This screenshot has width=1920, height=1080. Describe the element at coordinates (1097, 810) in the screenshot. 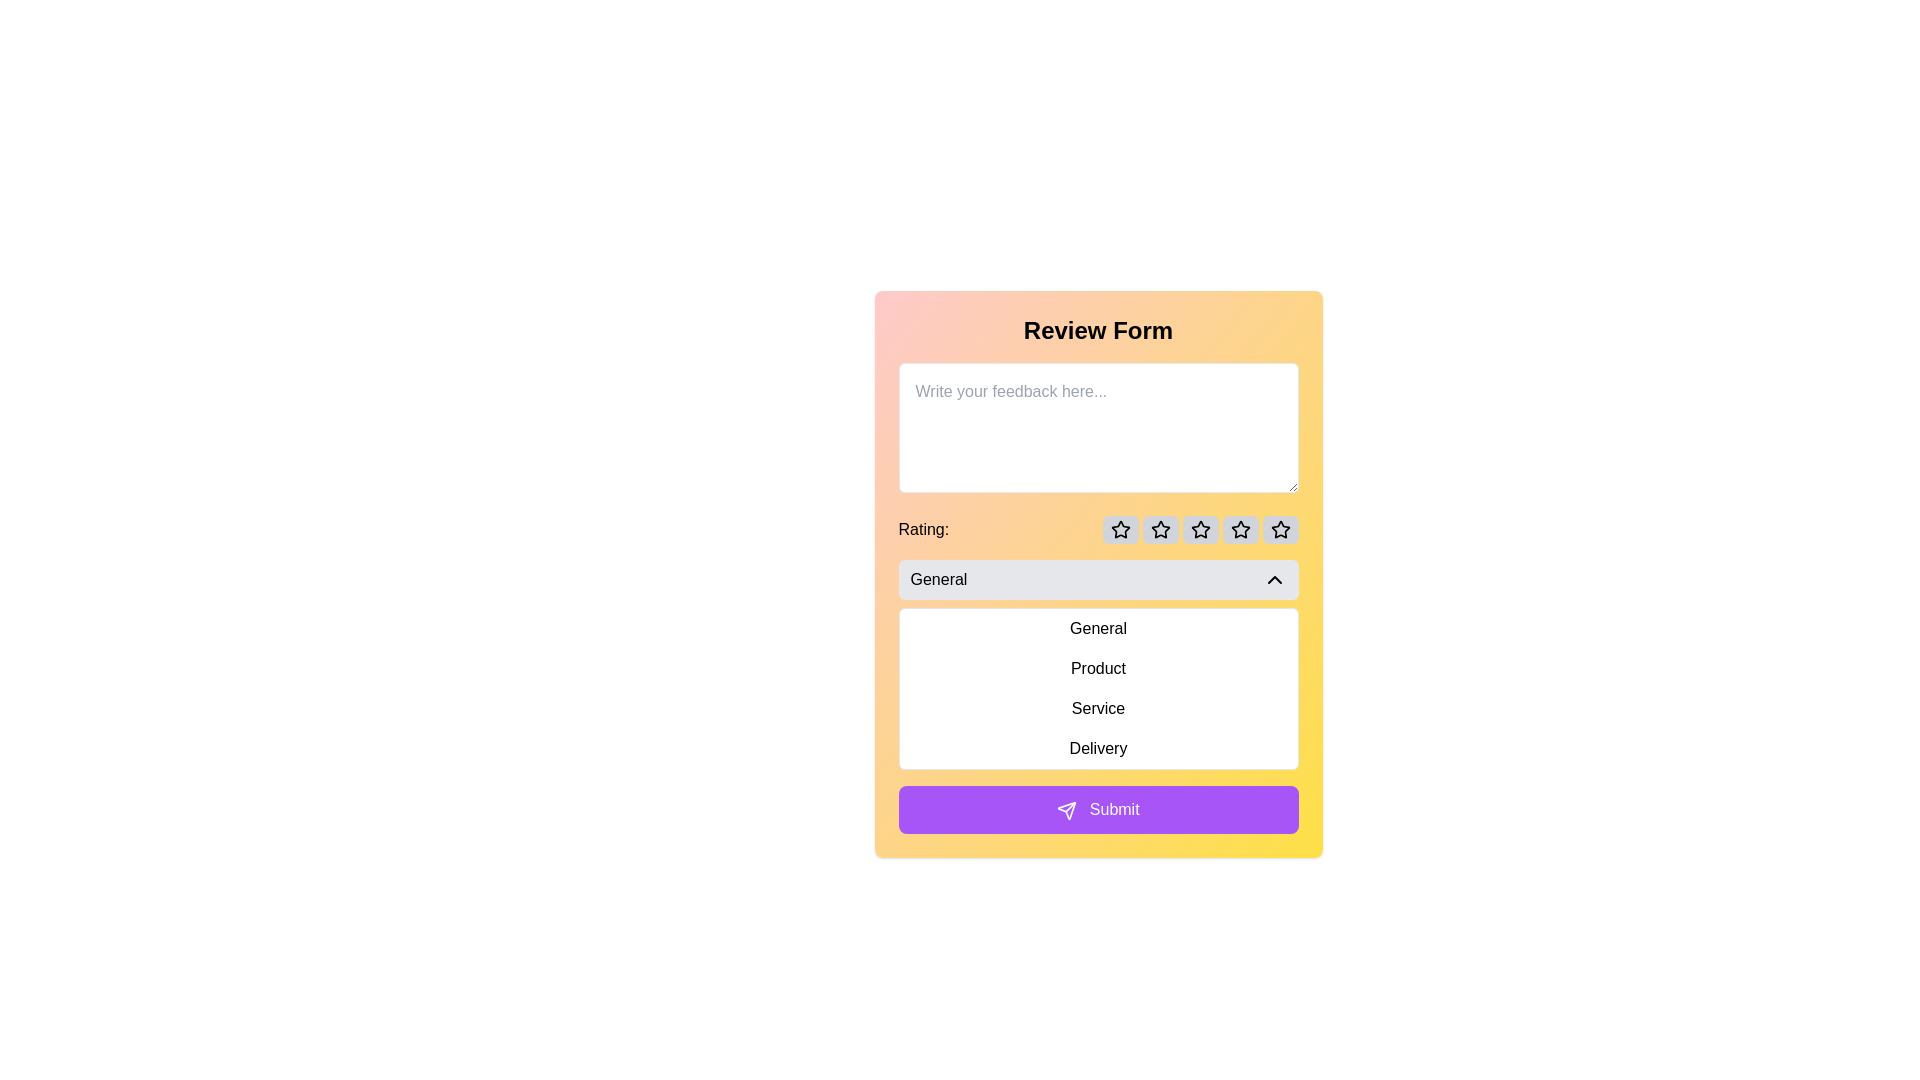

I see `the 'Submit' button, which is styled with a purple gradient color and white text, located at the bottom section of the review form` at that location.